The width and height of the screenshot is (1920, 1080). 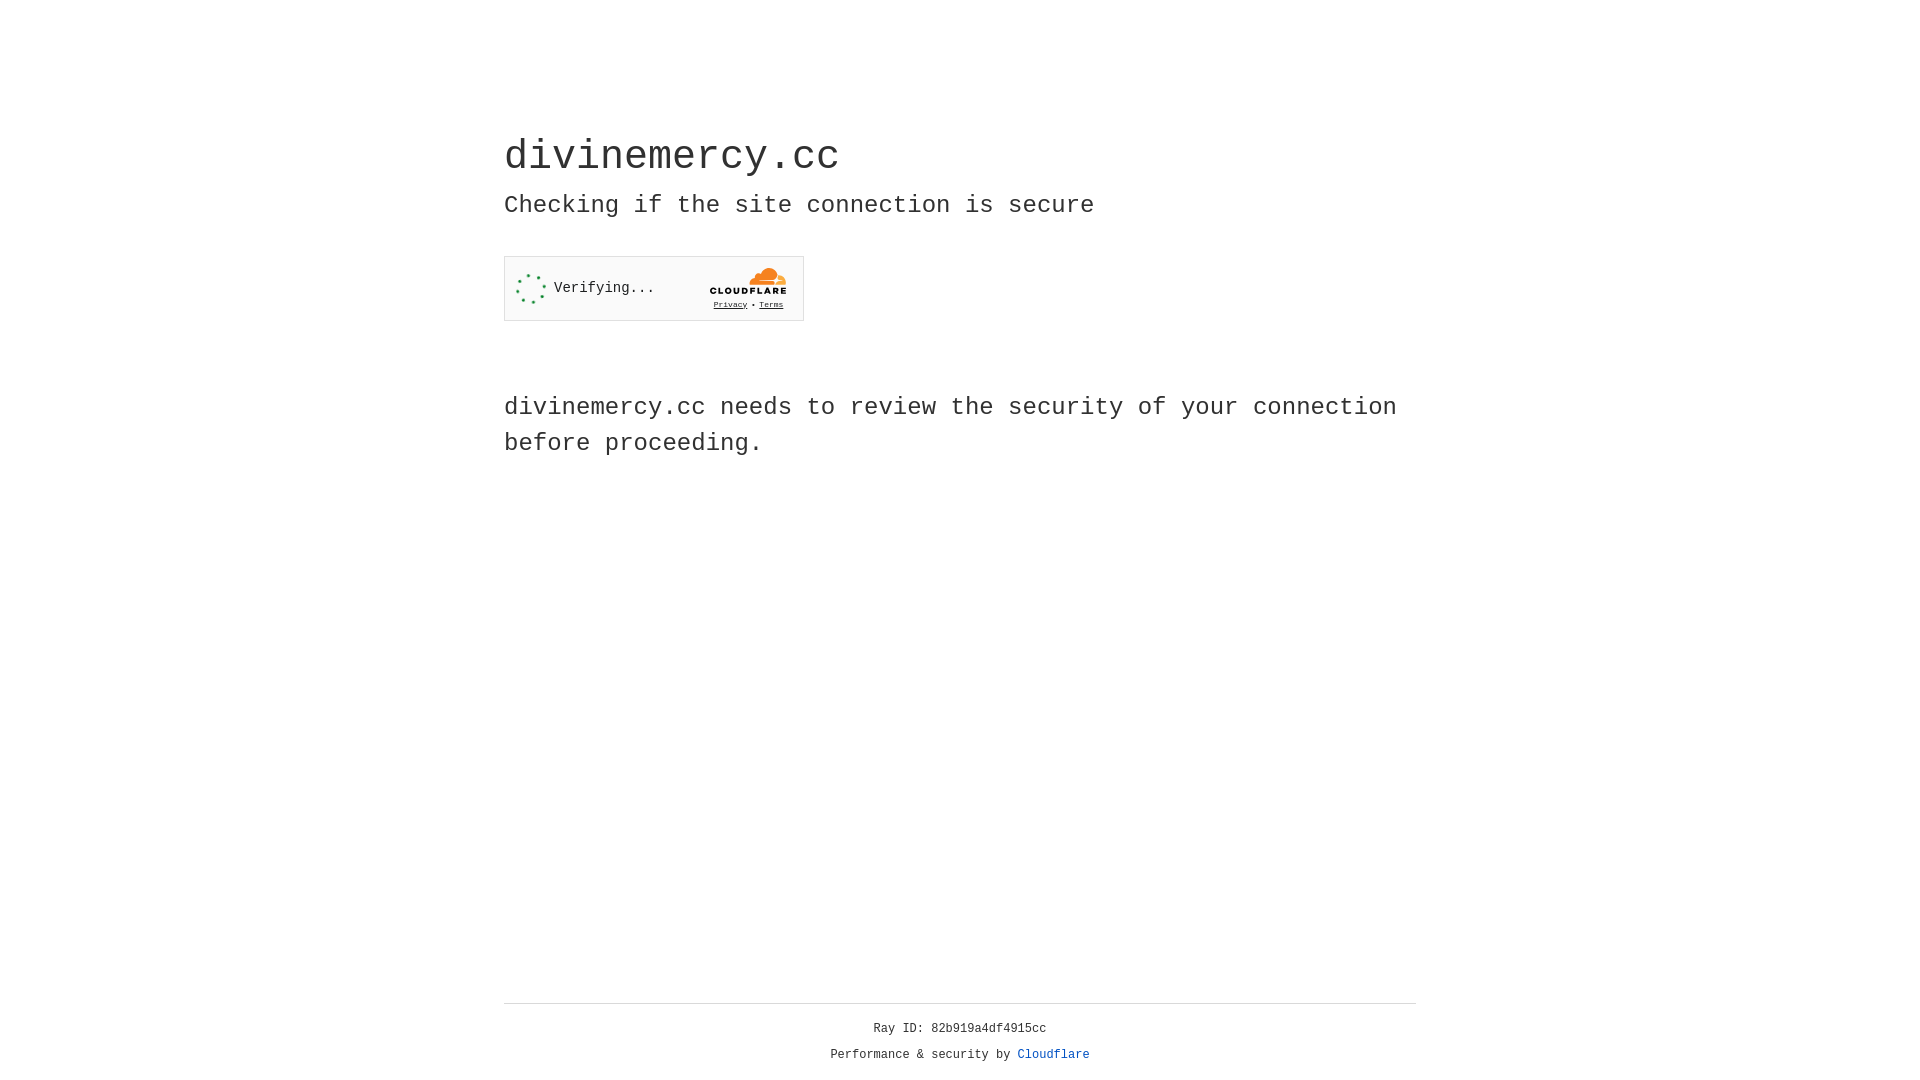 What do you see at coordinates (653, 288) in the screenshot?
I see `'Widget containing a Cloudflare security challenge'` at bounding box center [653, 288].